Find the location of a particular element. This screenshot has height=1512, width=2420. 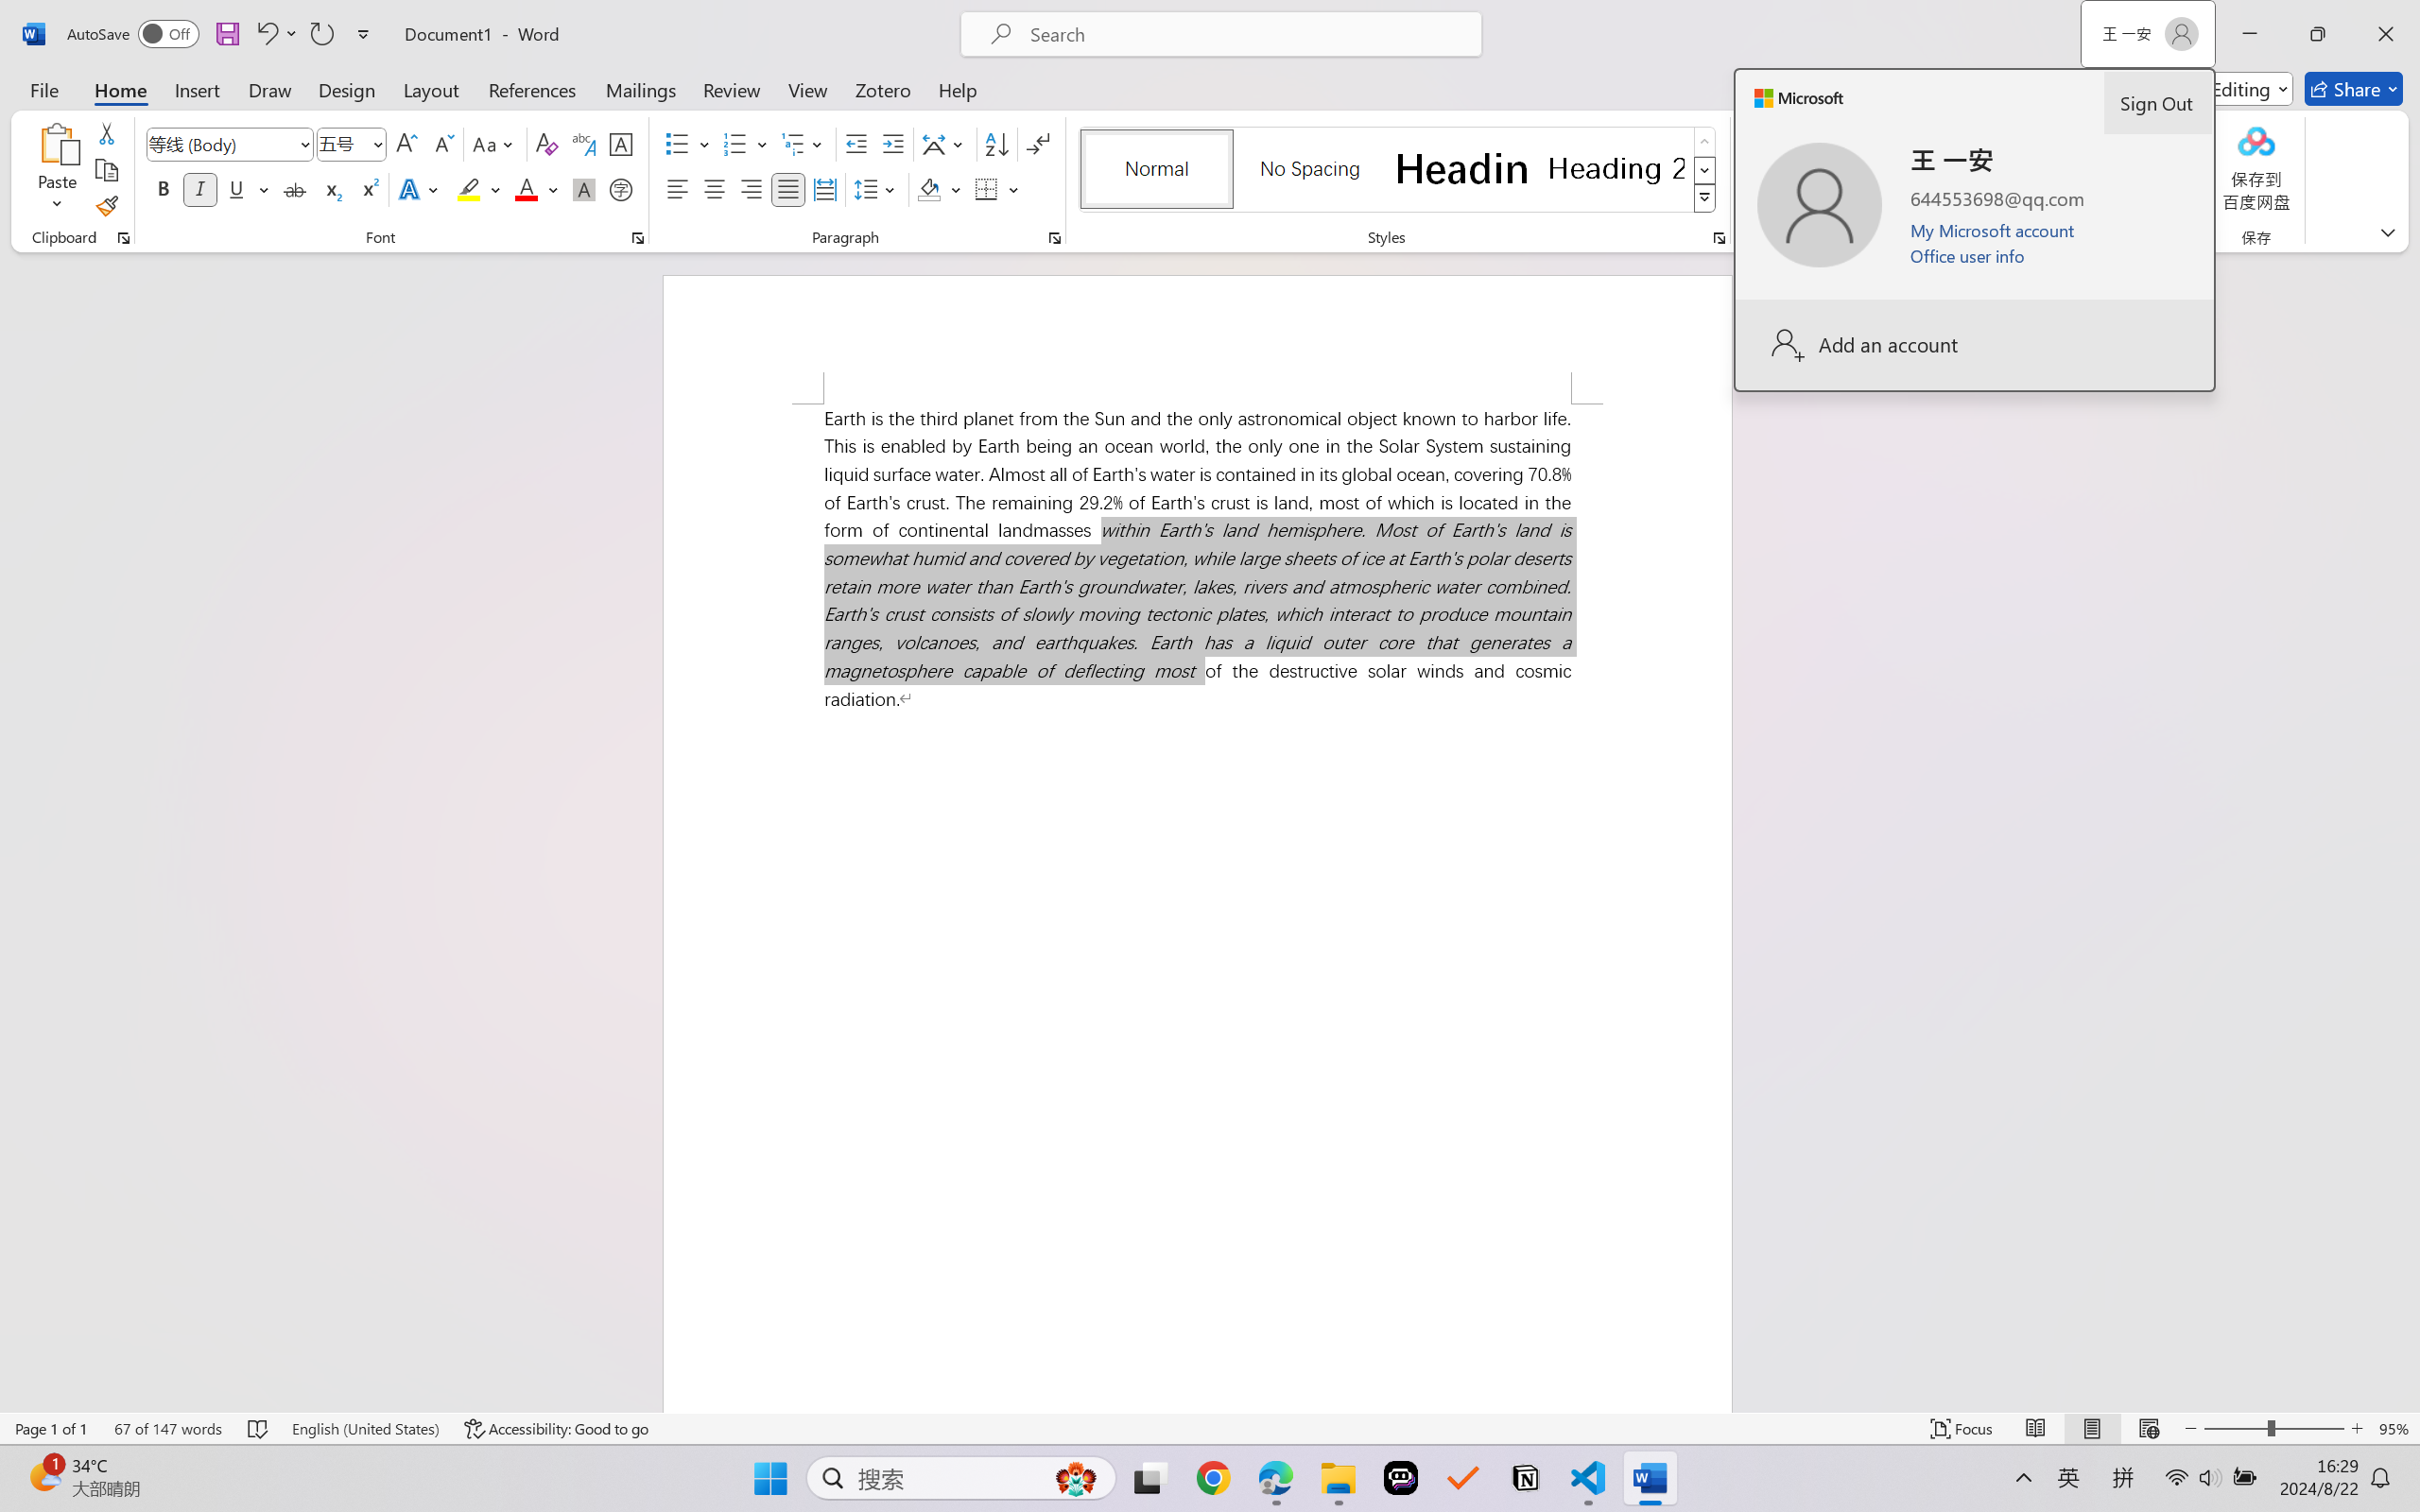

'Office Clipboard...' is located at coordinates (122, 237).